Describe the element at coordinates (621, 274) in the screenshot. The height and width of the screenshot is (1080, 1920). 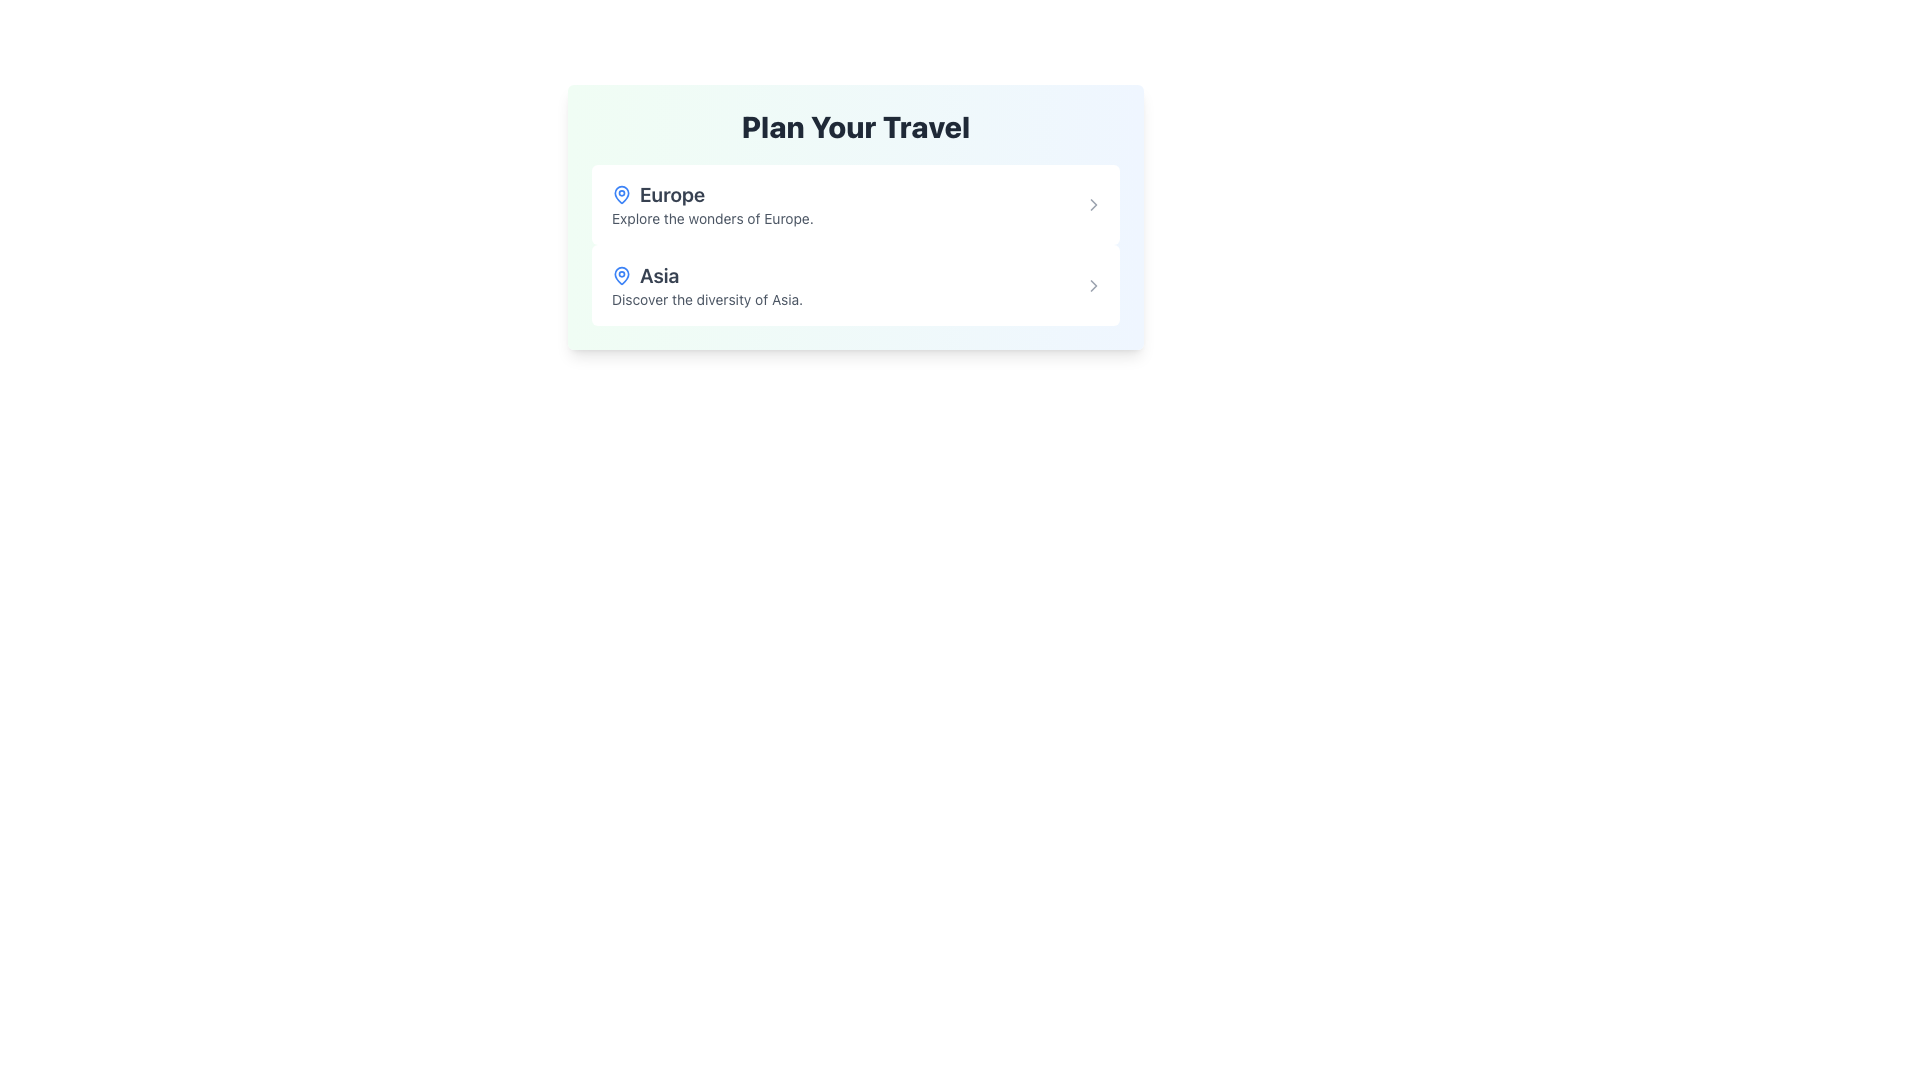
I see `the vector icon representing the location marker for the list item 'Asia', which is positioned to the left of the text content` at that location.